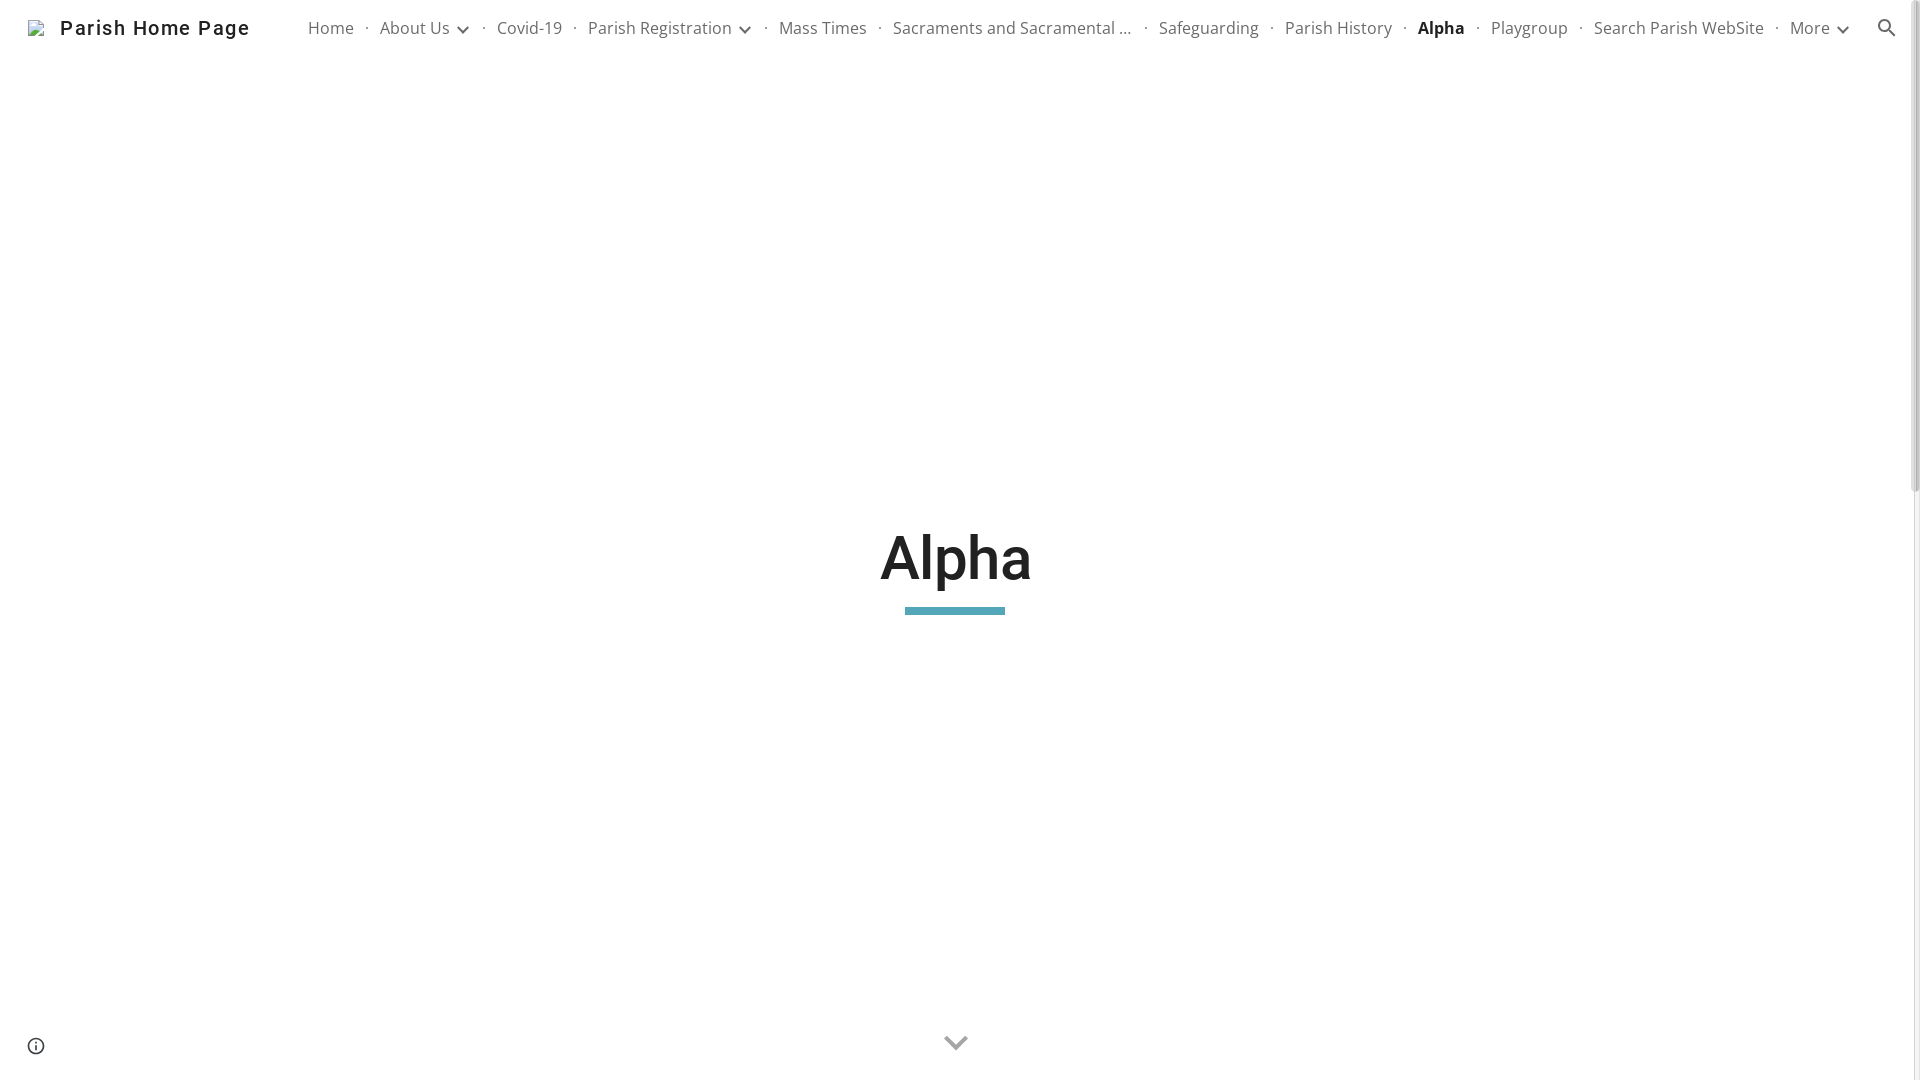 The height and width of the screenshot is (1080, 1920). Describe the element at coordinates (138, 26) in the screenshot. I see `'Parish Home Page'` at that location.